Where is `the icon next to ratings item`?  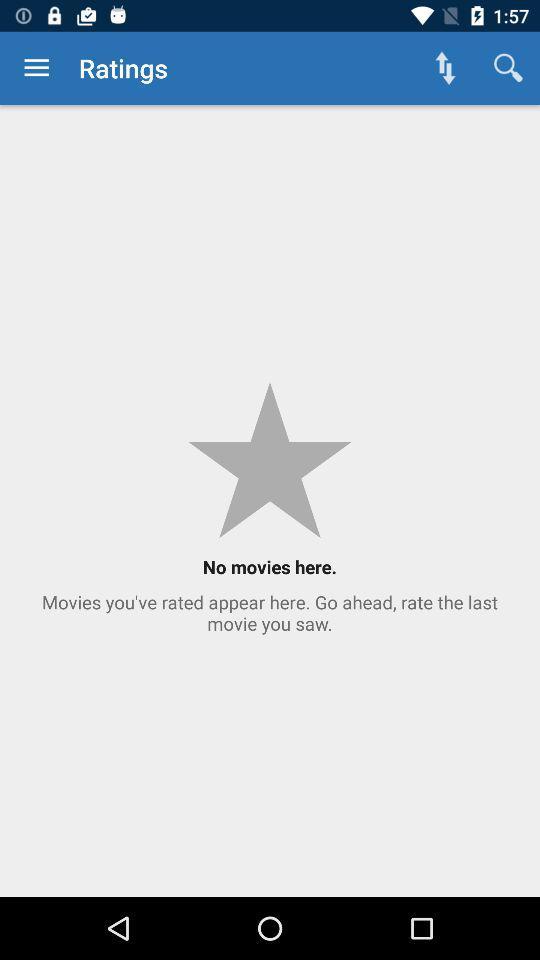 the icon next to ratings item is located at coordinates (445, 68).